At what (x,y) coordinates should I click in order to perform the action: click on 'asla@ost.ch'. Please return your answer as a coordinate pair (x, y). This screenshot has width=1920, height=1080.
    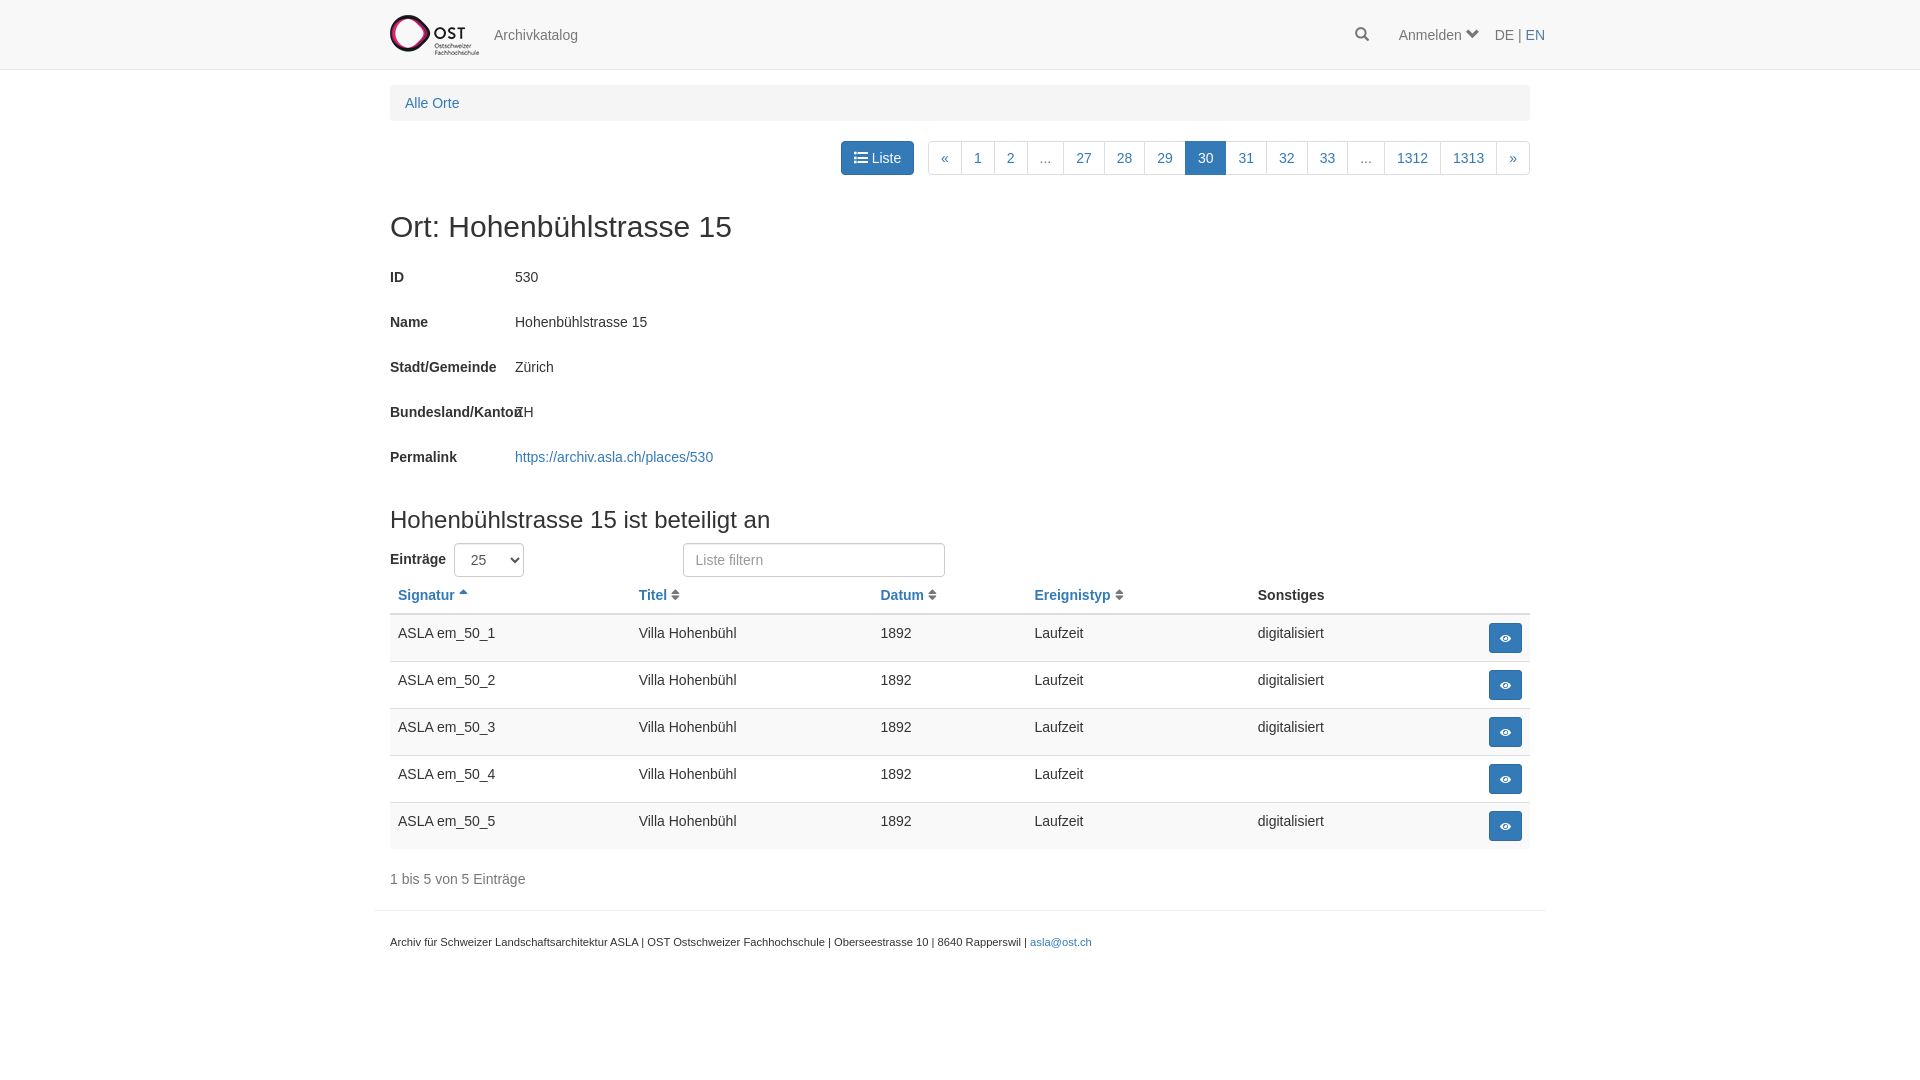
    Looking at the image, I should click on (1059, 941).